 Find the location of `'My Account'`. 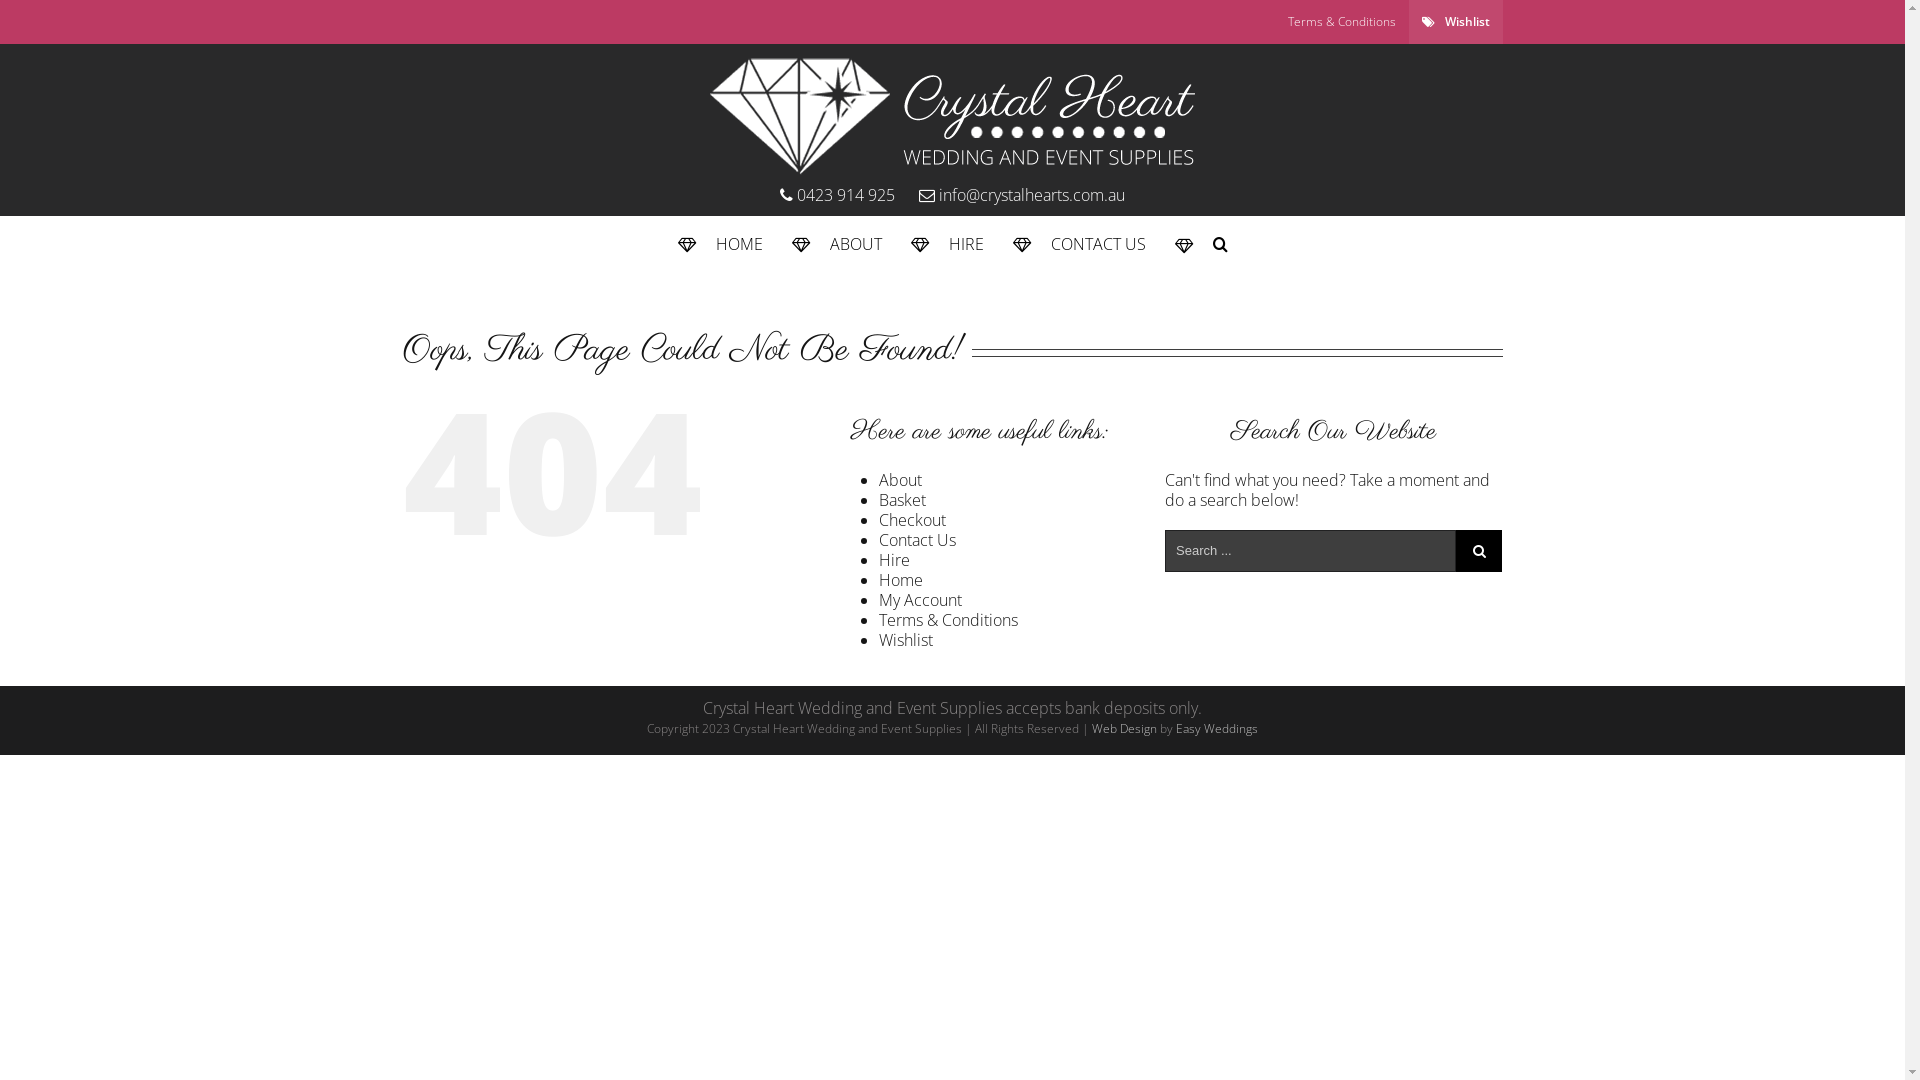

'My Account' is located at coordinates (919, 599).